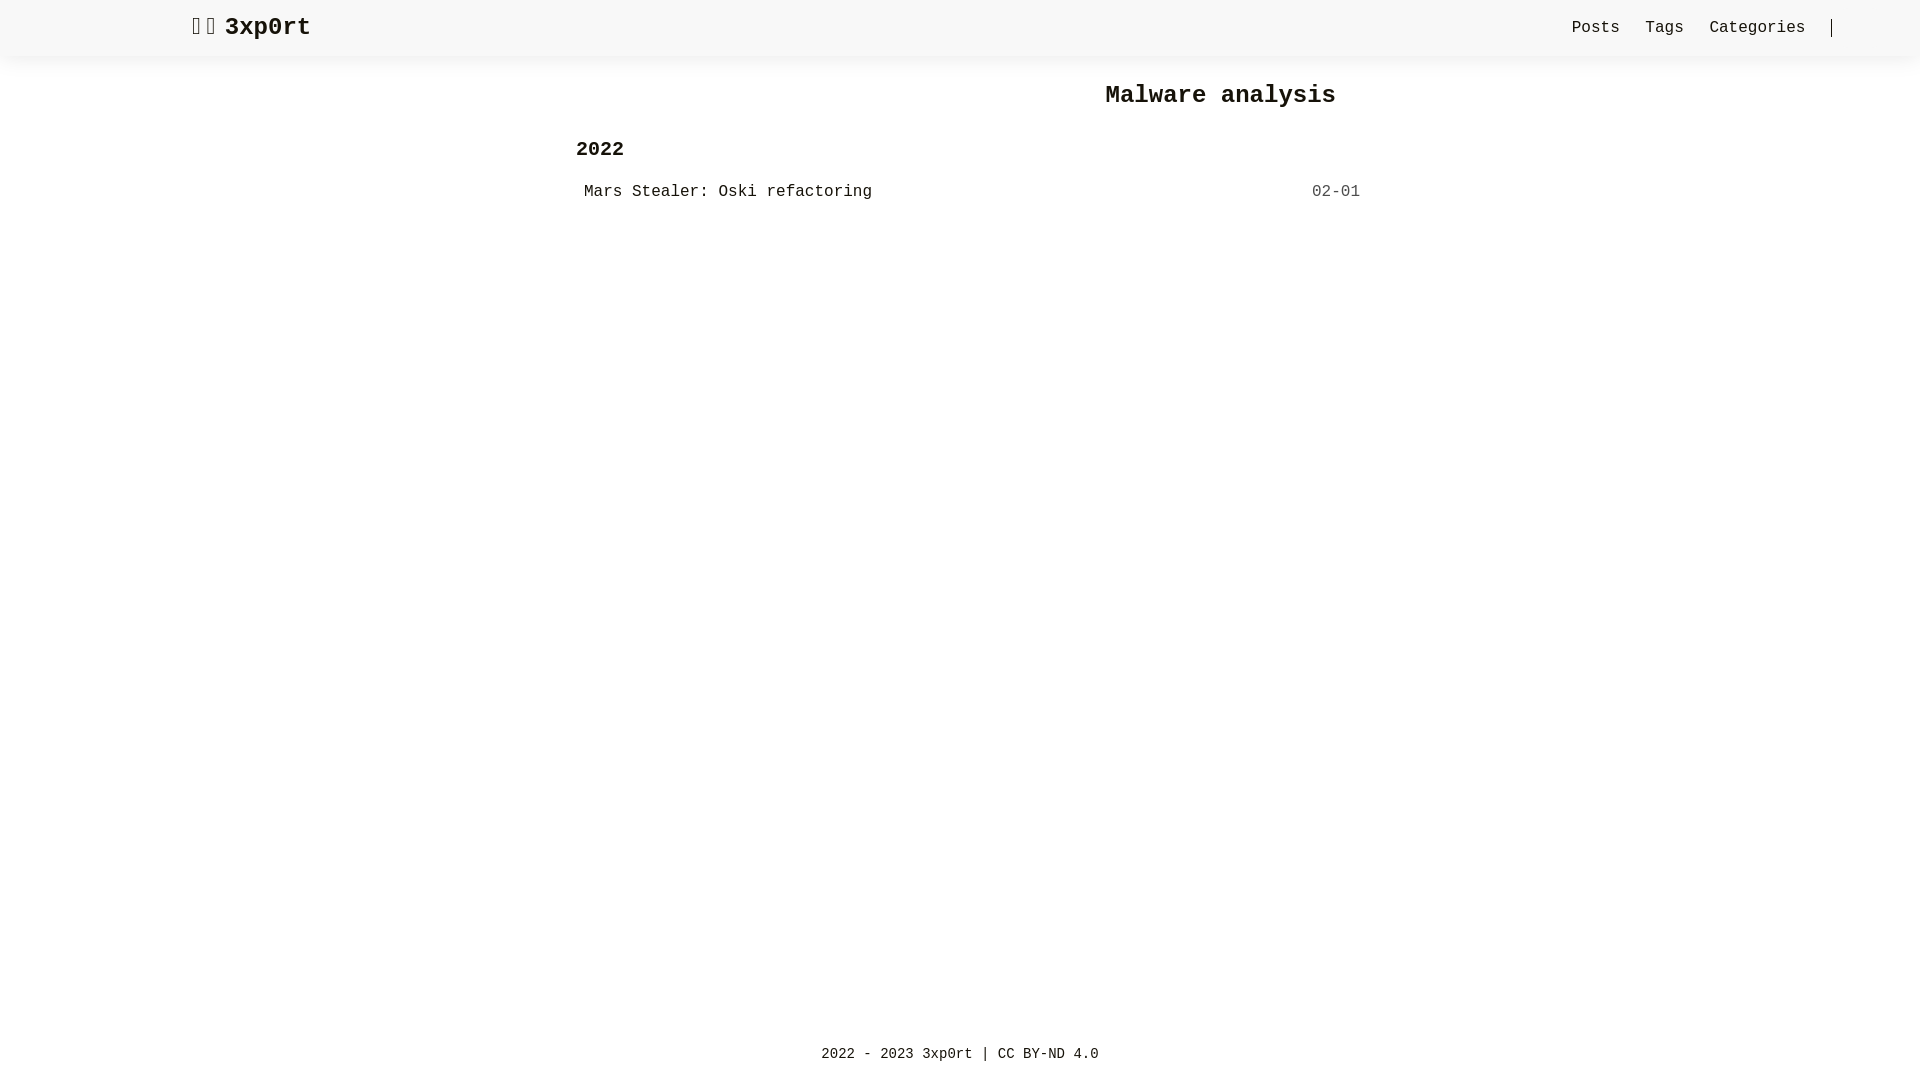 Image resolution: width=1920 pixels, height=1080 pixels. Describe the element at coordinates (1601, 27) in the screenshot. I see `'Posts'` at that location.